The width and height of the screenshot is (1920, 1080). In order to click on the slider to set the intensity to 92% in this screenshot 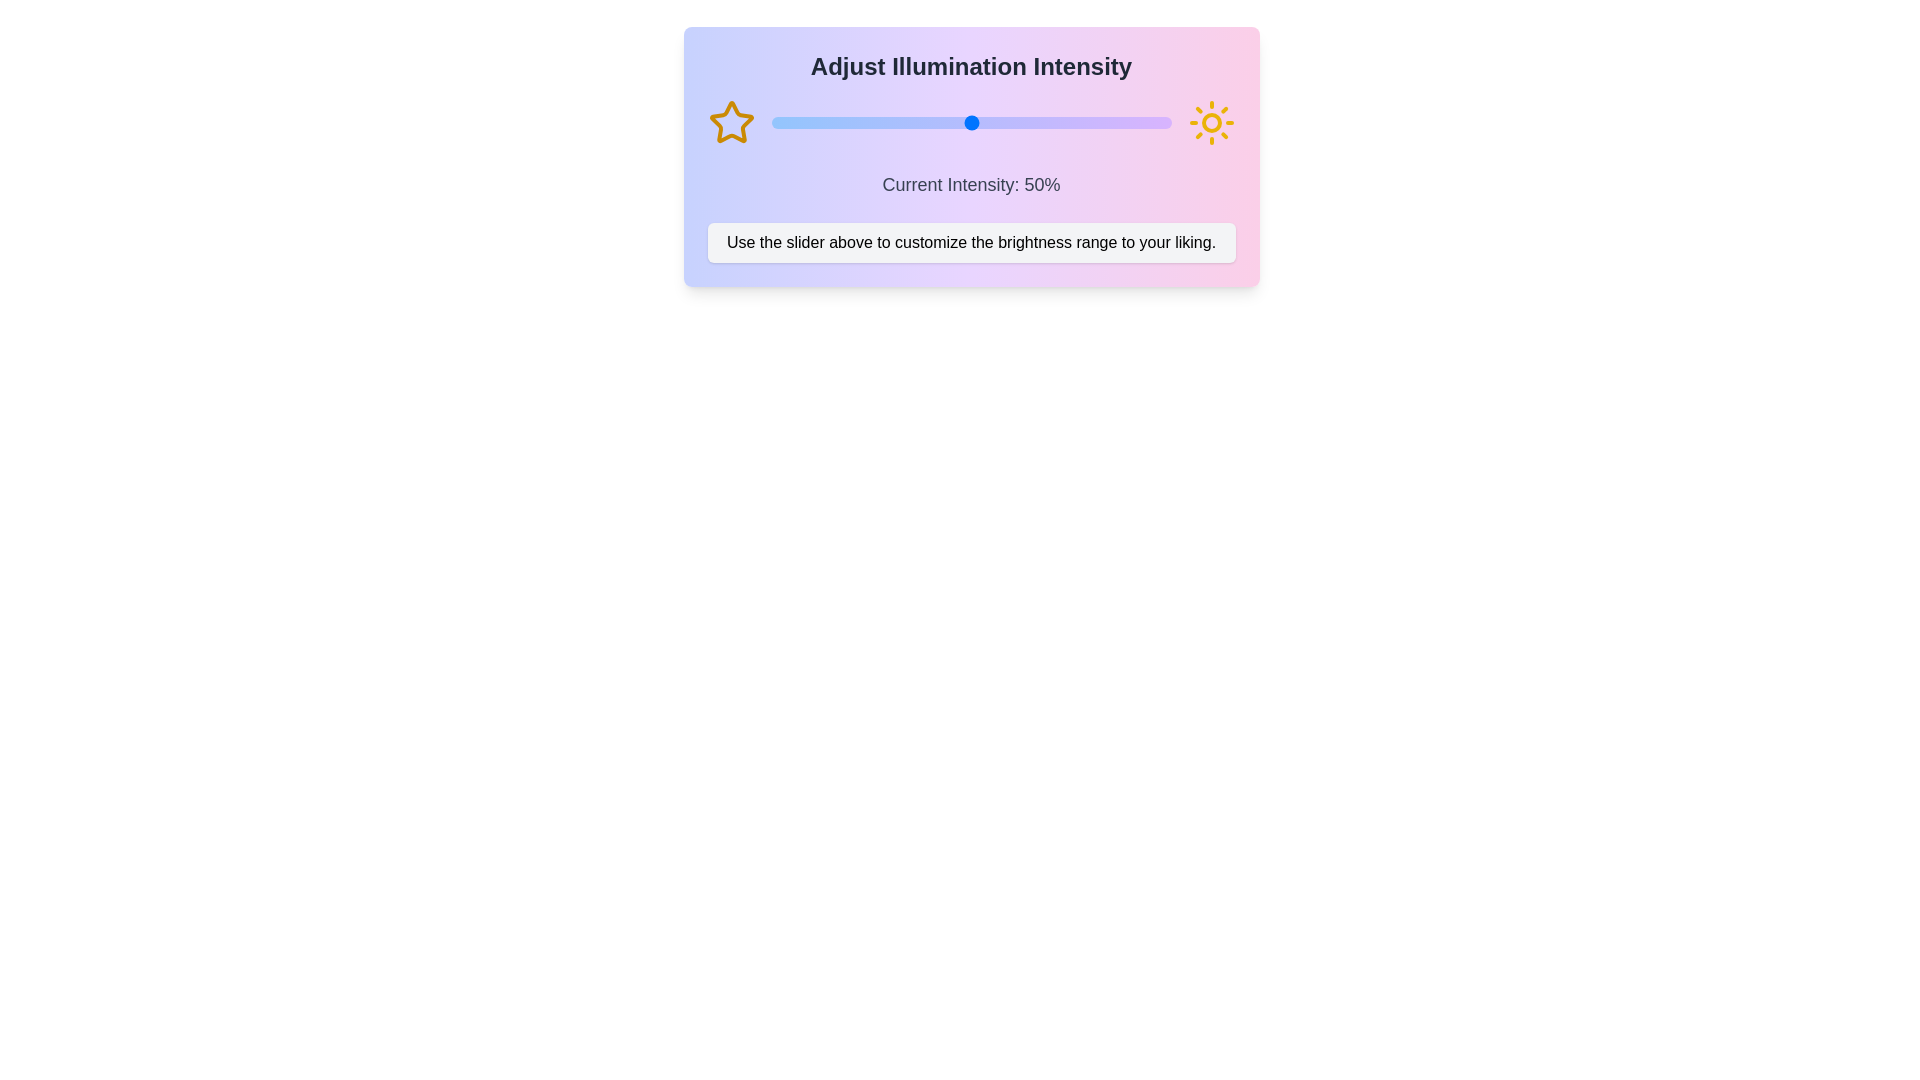, I will do `click(1139, 123)`.